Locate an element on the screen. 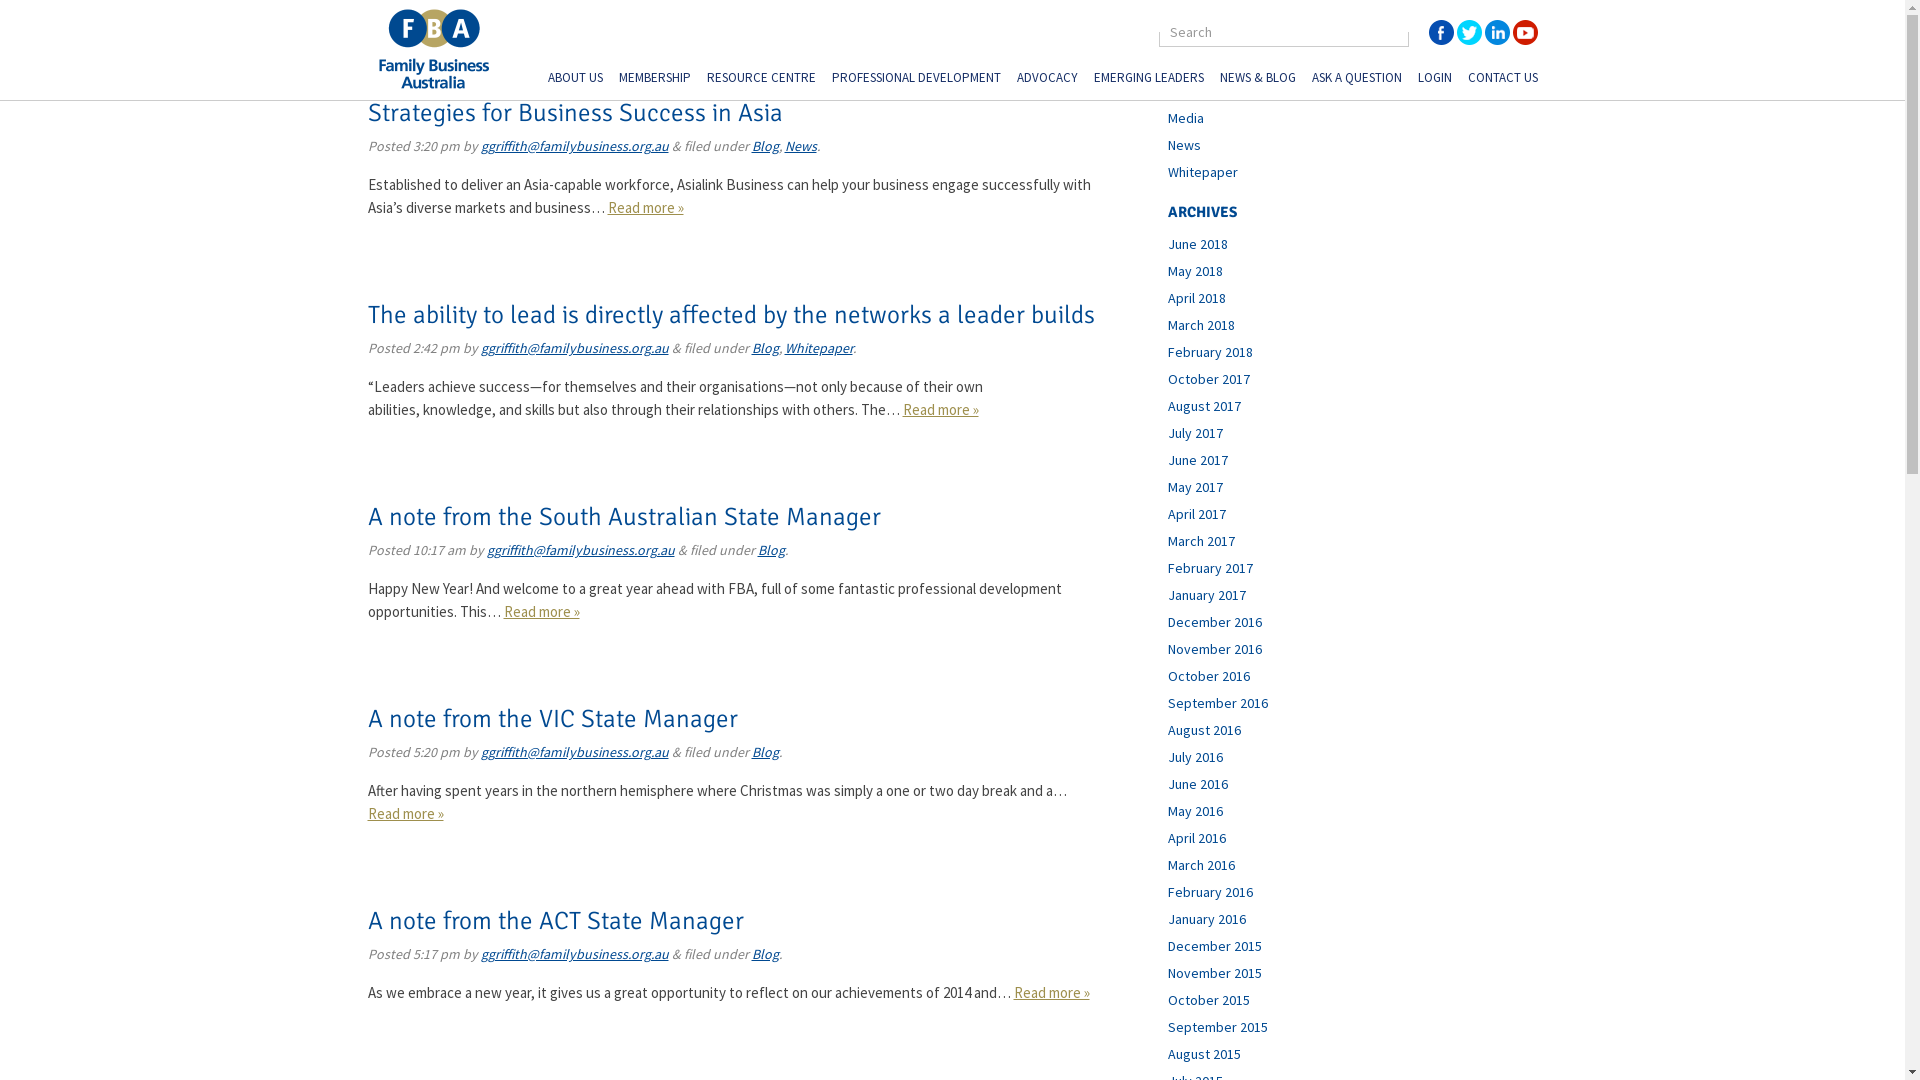 This screenshot has width=1920, height=1080. 'News' is located at coordinates (1184, 144).